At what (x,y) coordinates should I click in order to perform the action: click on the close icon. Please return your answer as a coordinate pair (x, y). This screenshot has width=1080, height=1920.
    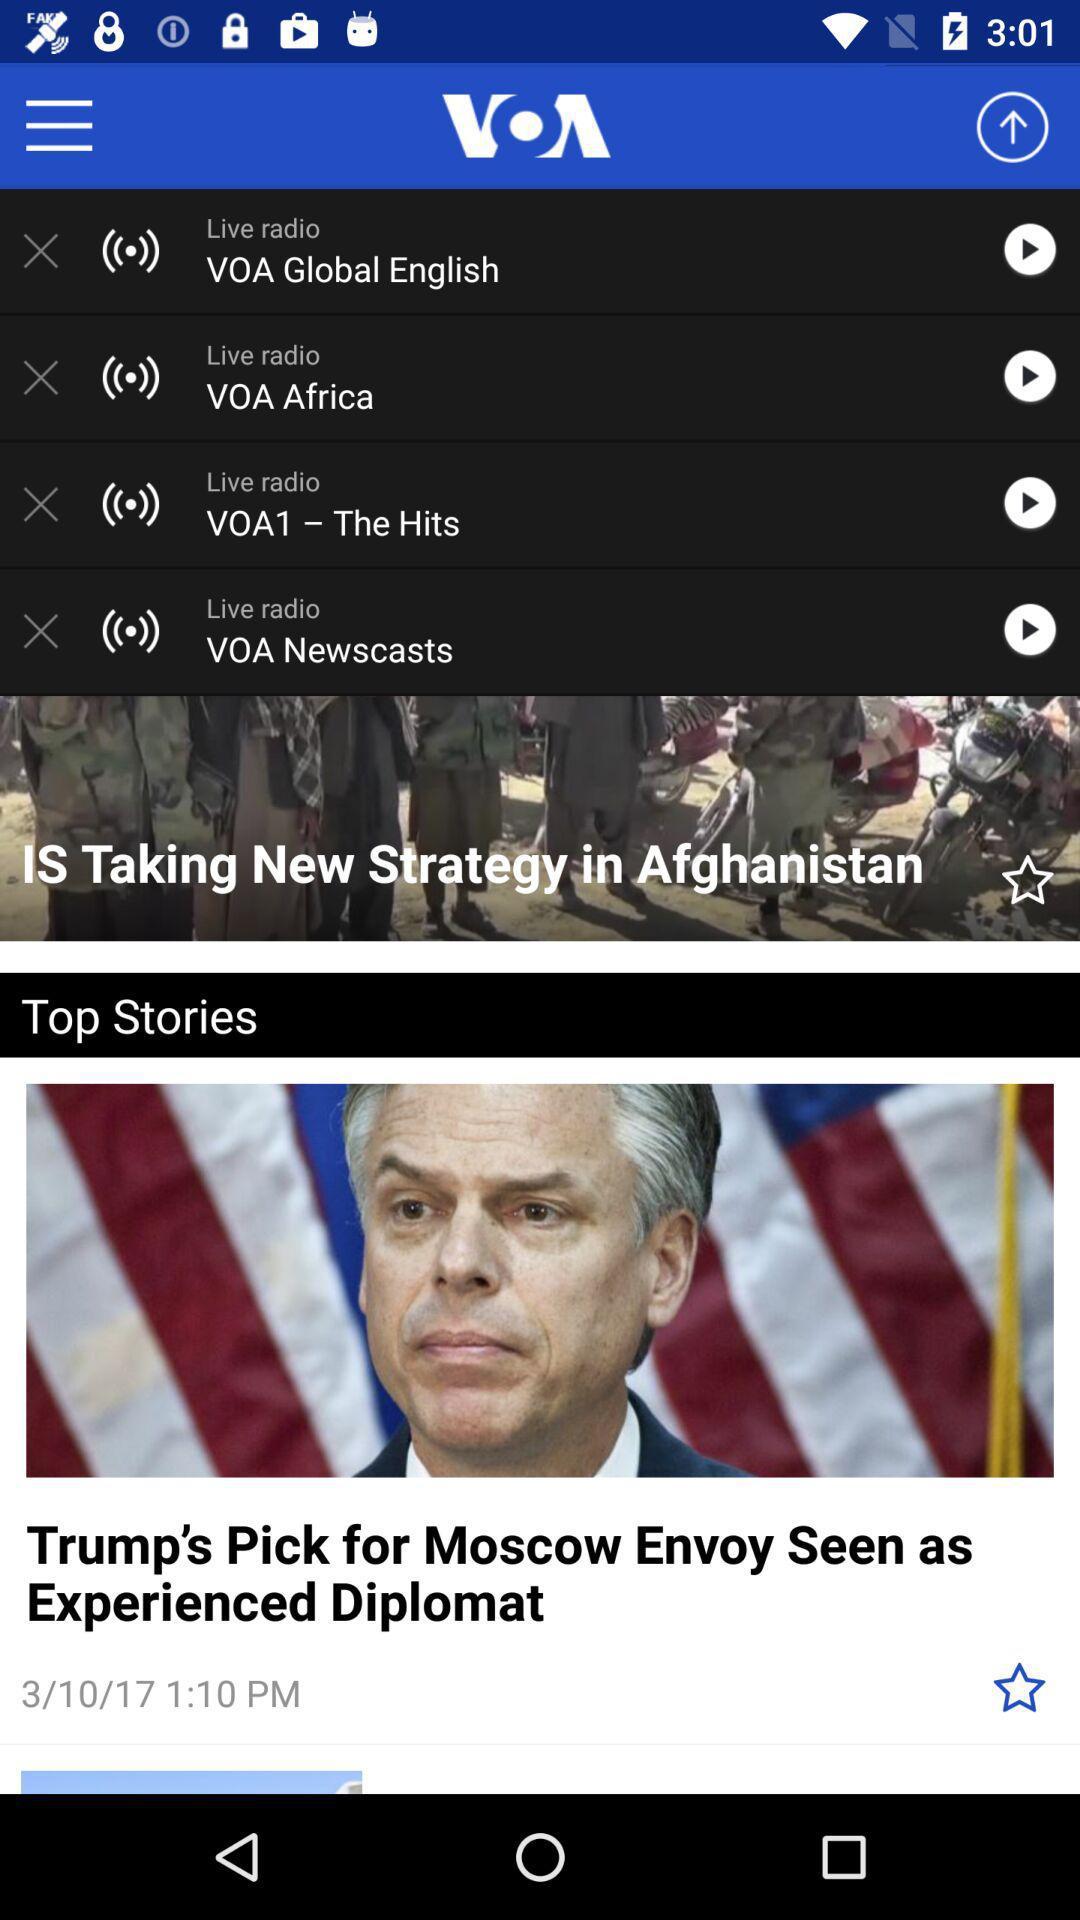
    Looking at the image, I should click on (50, 249).